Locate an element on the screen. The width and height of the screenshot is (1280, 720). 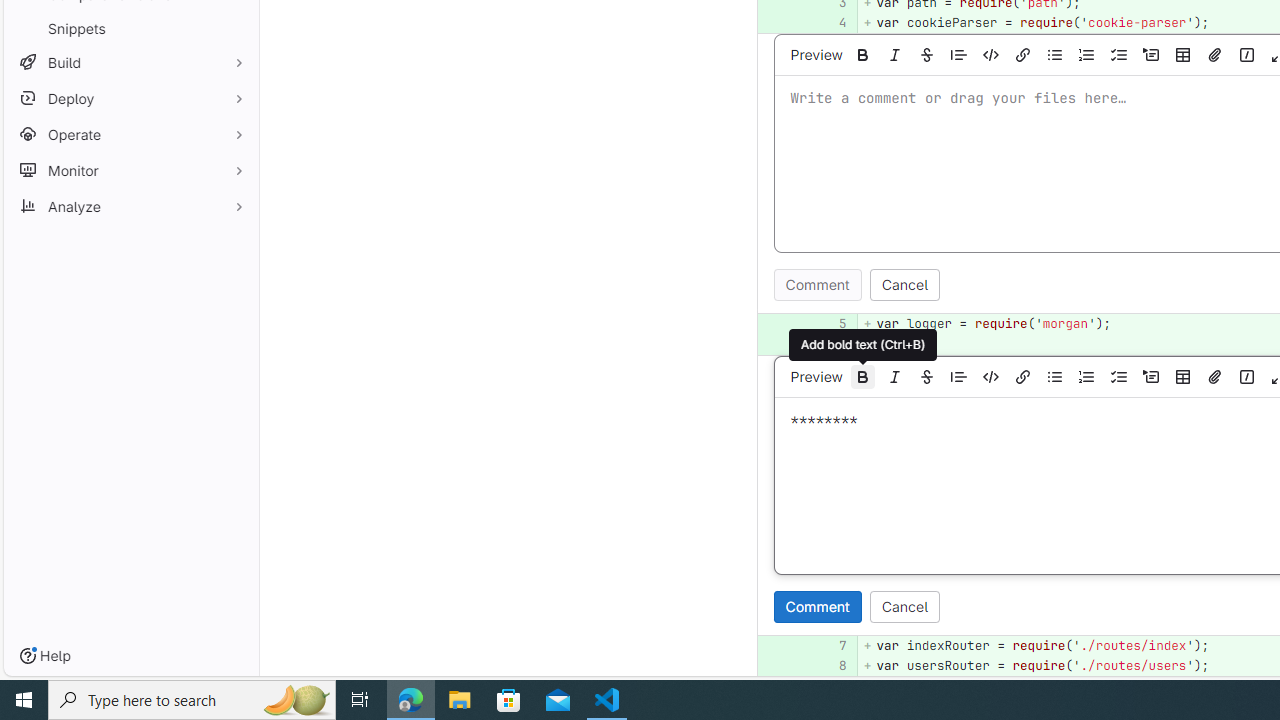
'Add italic text (Ctrl+I)' is located at coordinates (894, 376).